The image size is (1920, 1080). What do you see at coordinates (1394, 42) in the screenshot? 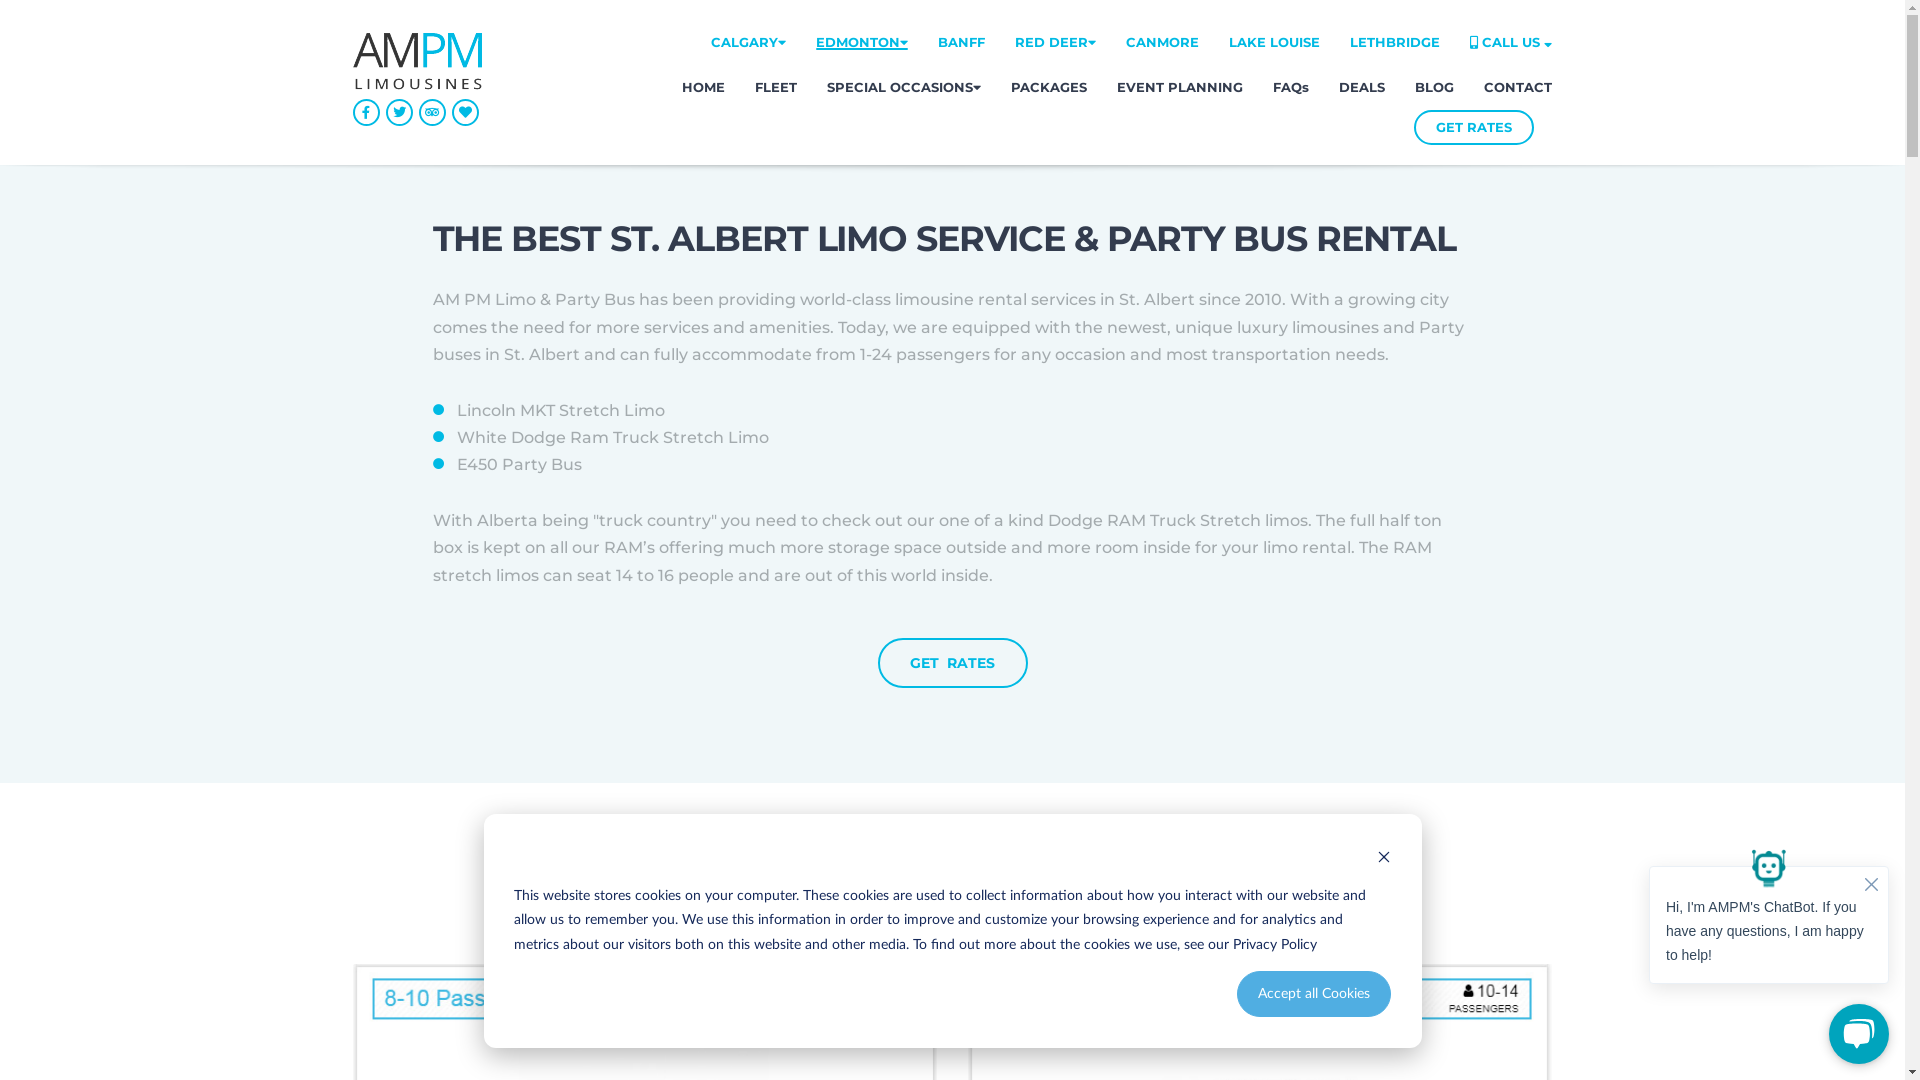
I see `'LETHBRIDGE'` at bounding box center [1394, 42].